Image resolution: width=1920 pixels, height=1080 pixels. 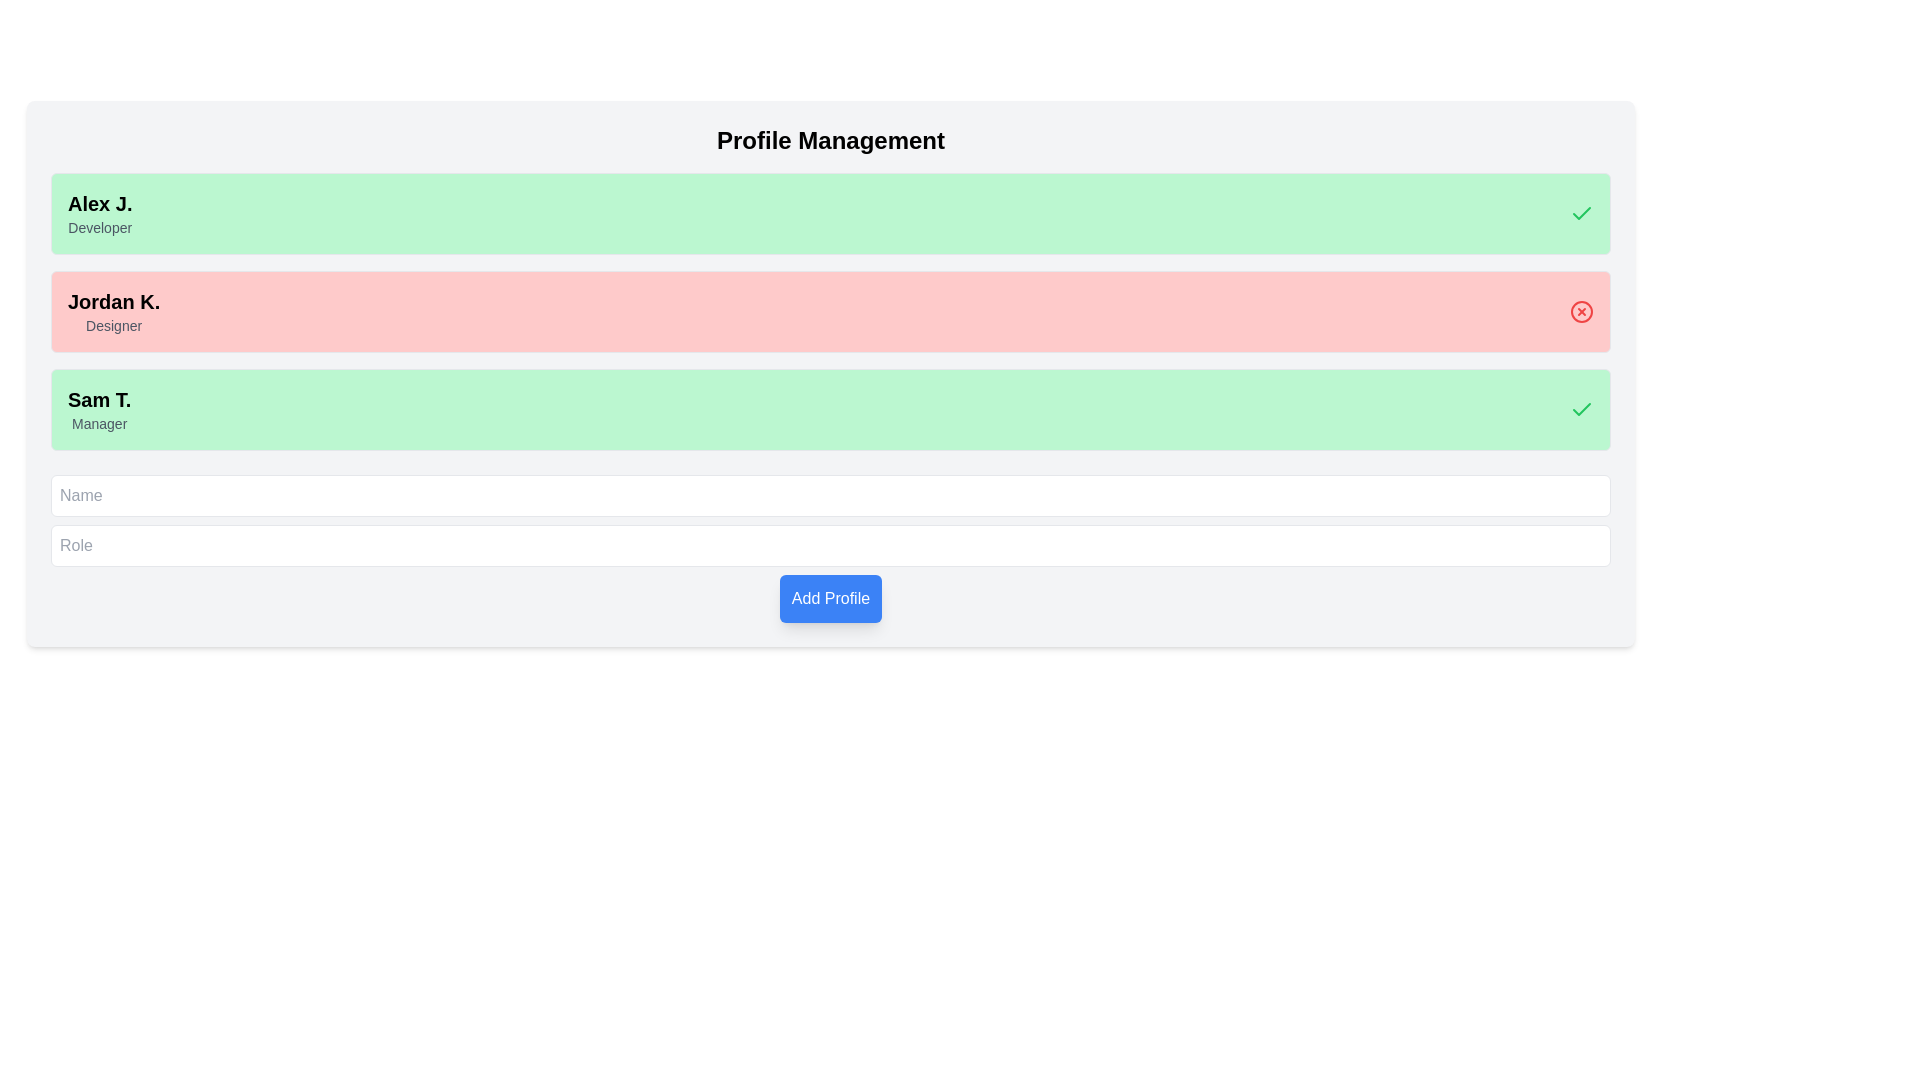 I want to click on the text label displaying 'Sam T.' in a bold font, which is positioned at the bottom of a green-highlighted card, indicating a significant name or title, so click(x=98, y=400).